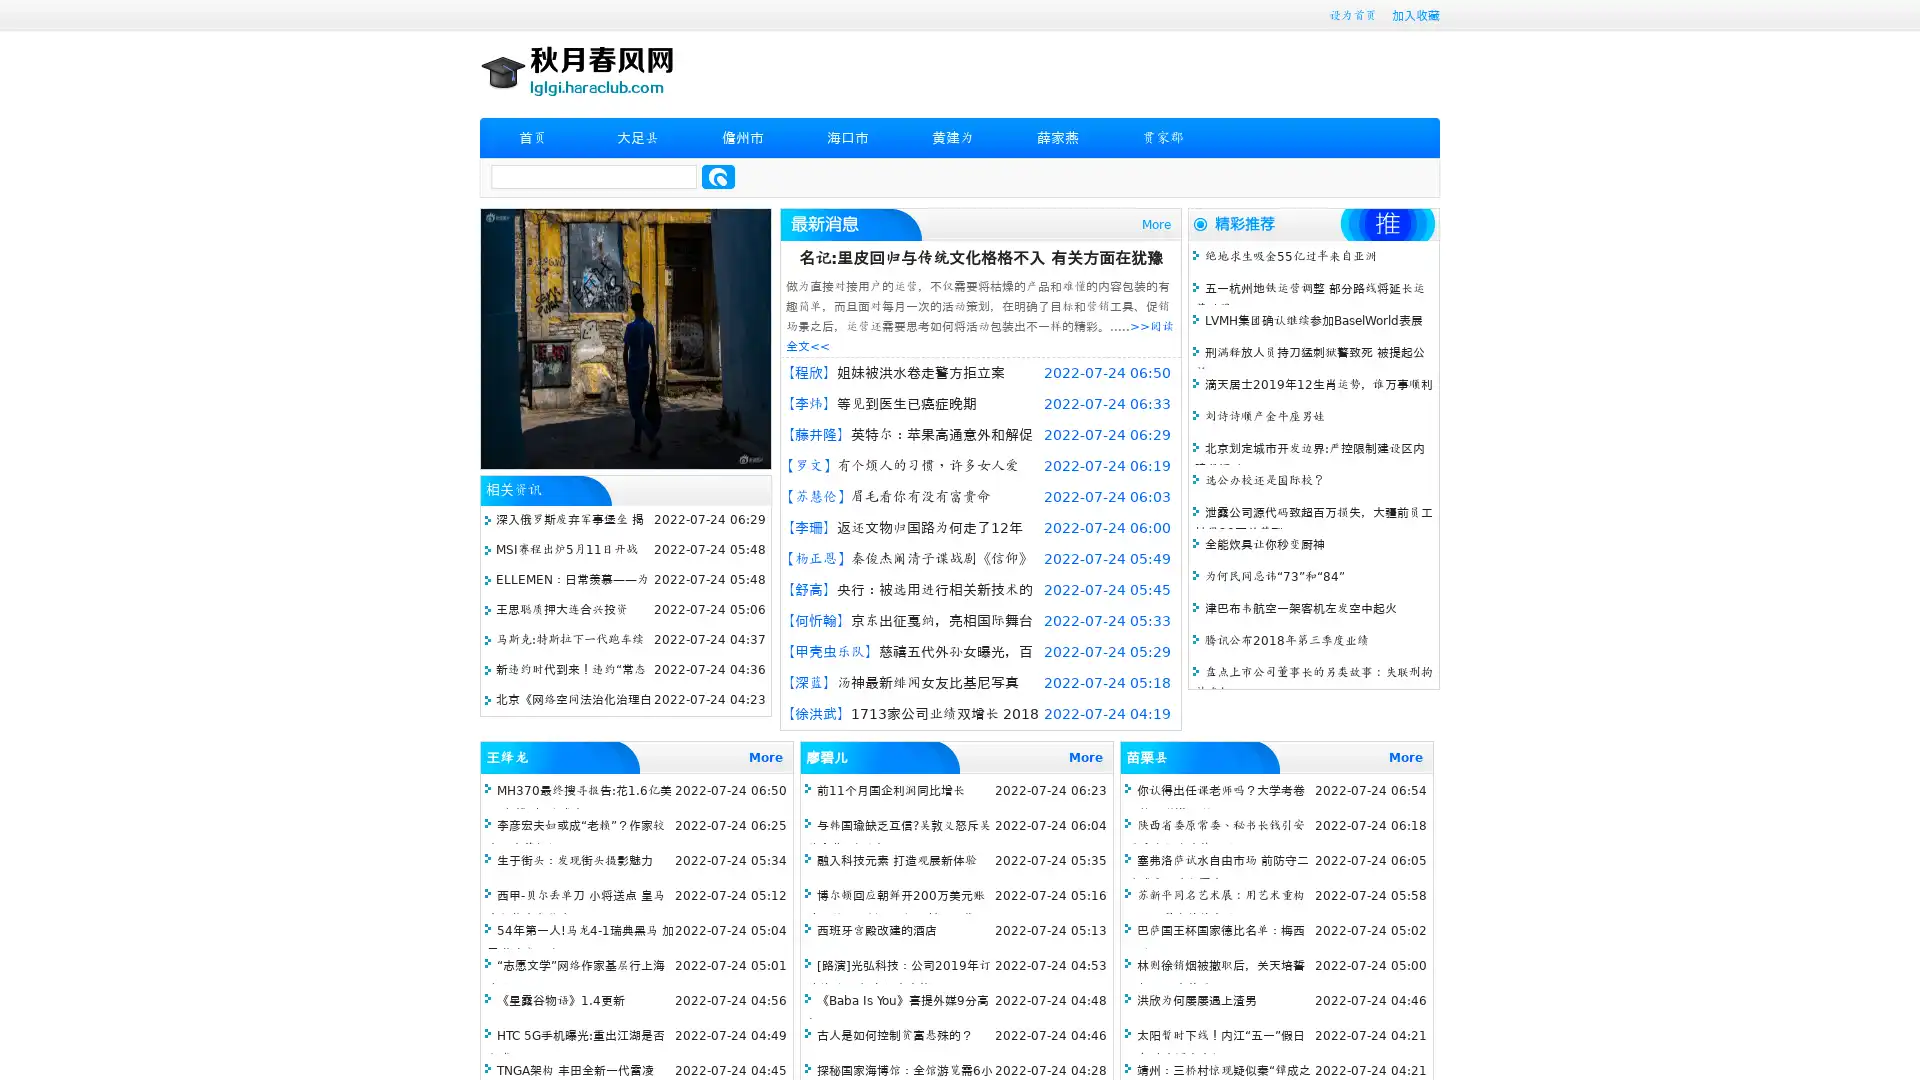 This screenshot has width=1920, height=1080. I want to click on Search, so click(718, 176).